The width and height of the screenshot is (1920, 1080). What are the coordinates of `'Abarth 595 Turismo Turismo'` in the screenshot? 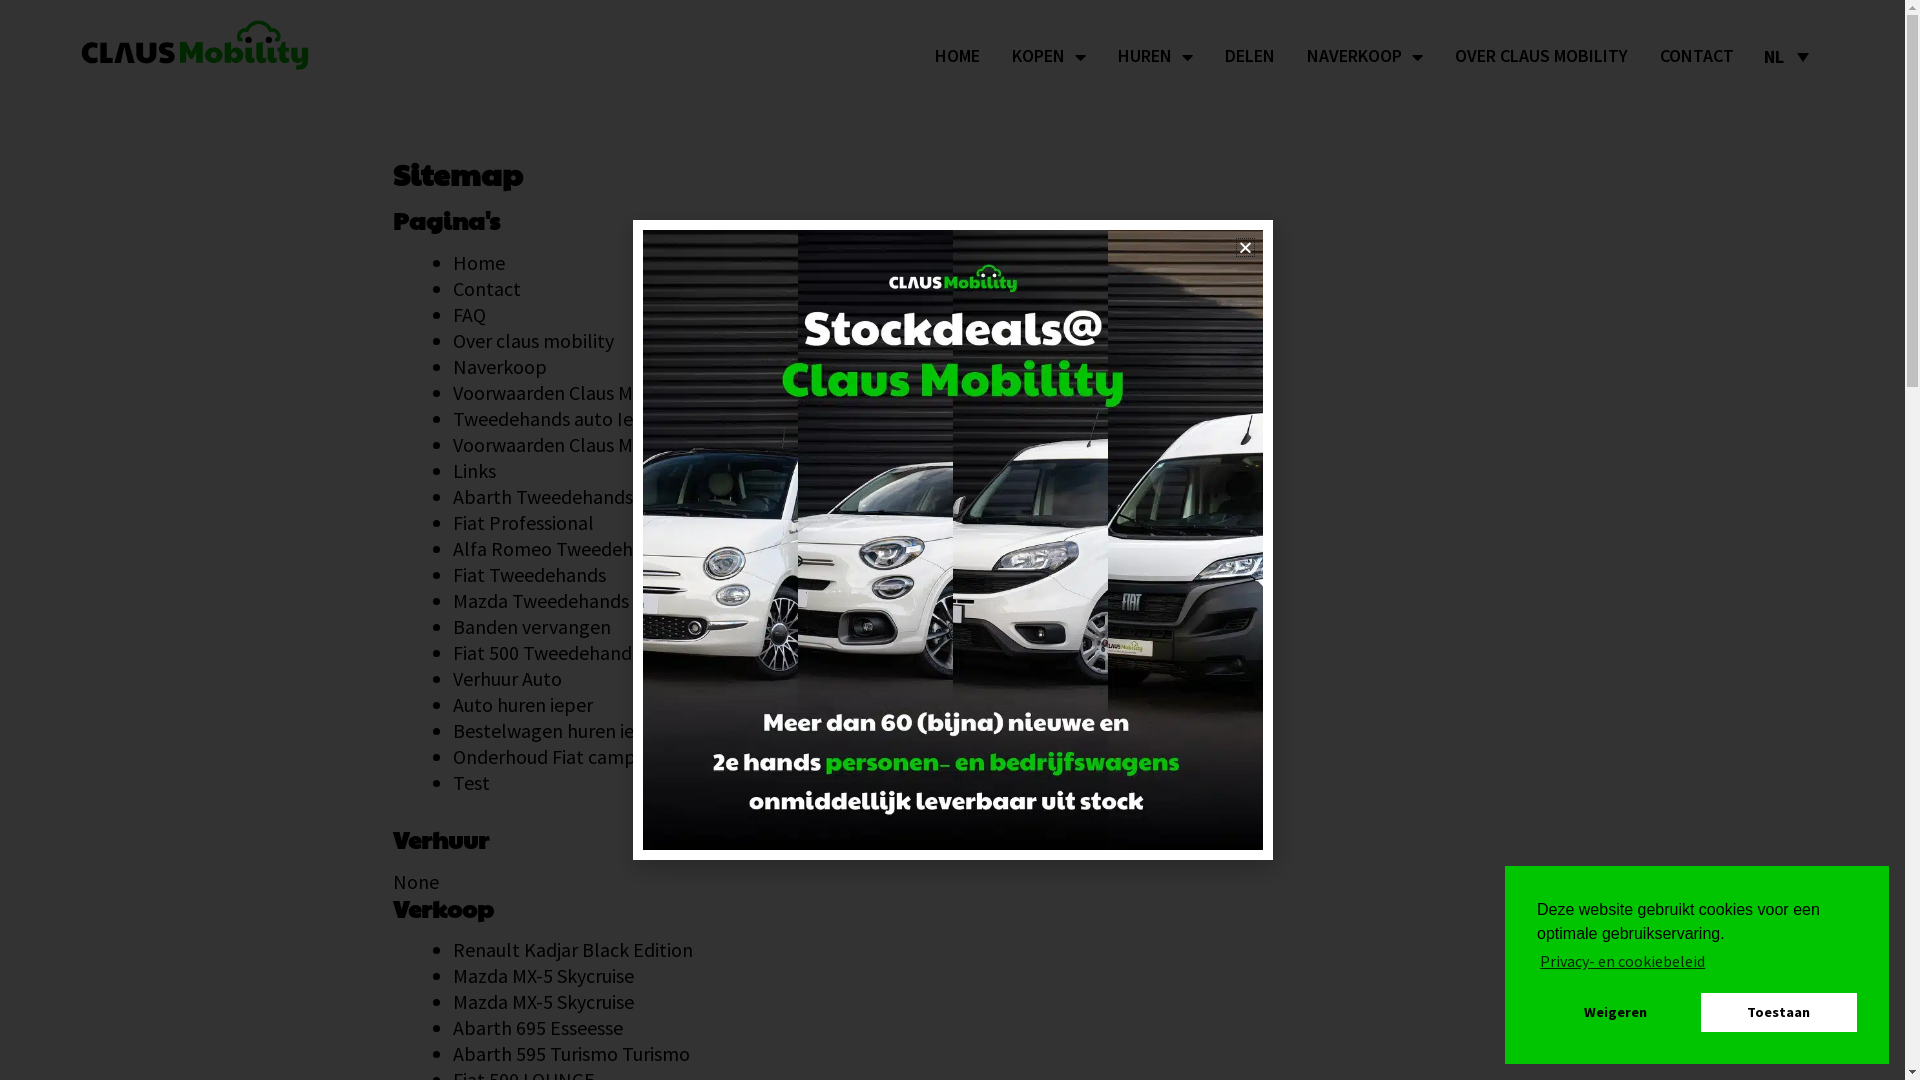 It's located at (569, 1052).